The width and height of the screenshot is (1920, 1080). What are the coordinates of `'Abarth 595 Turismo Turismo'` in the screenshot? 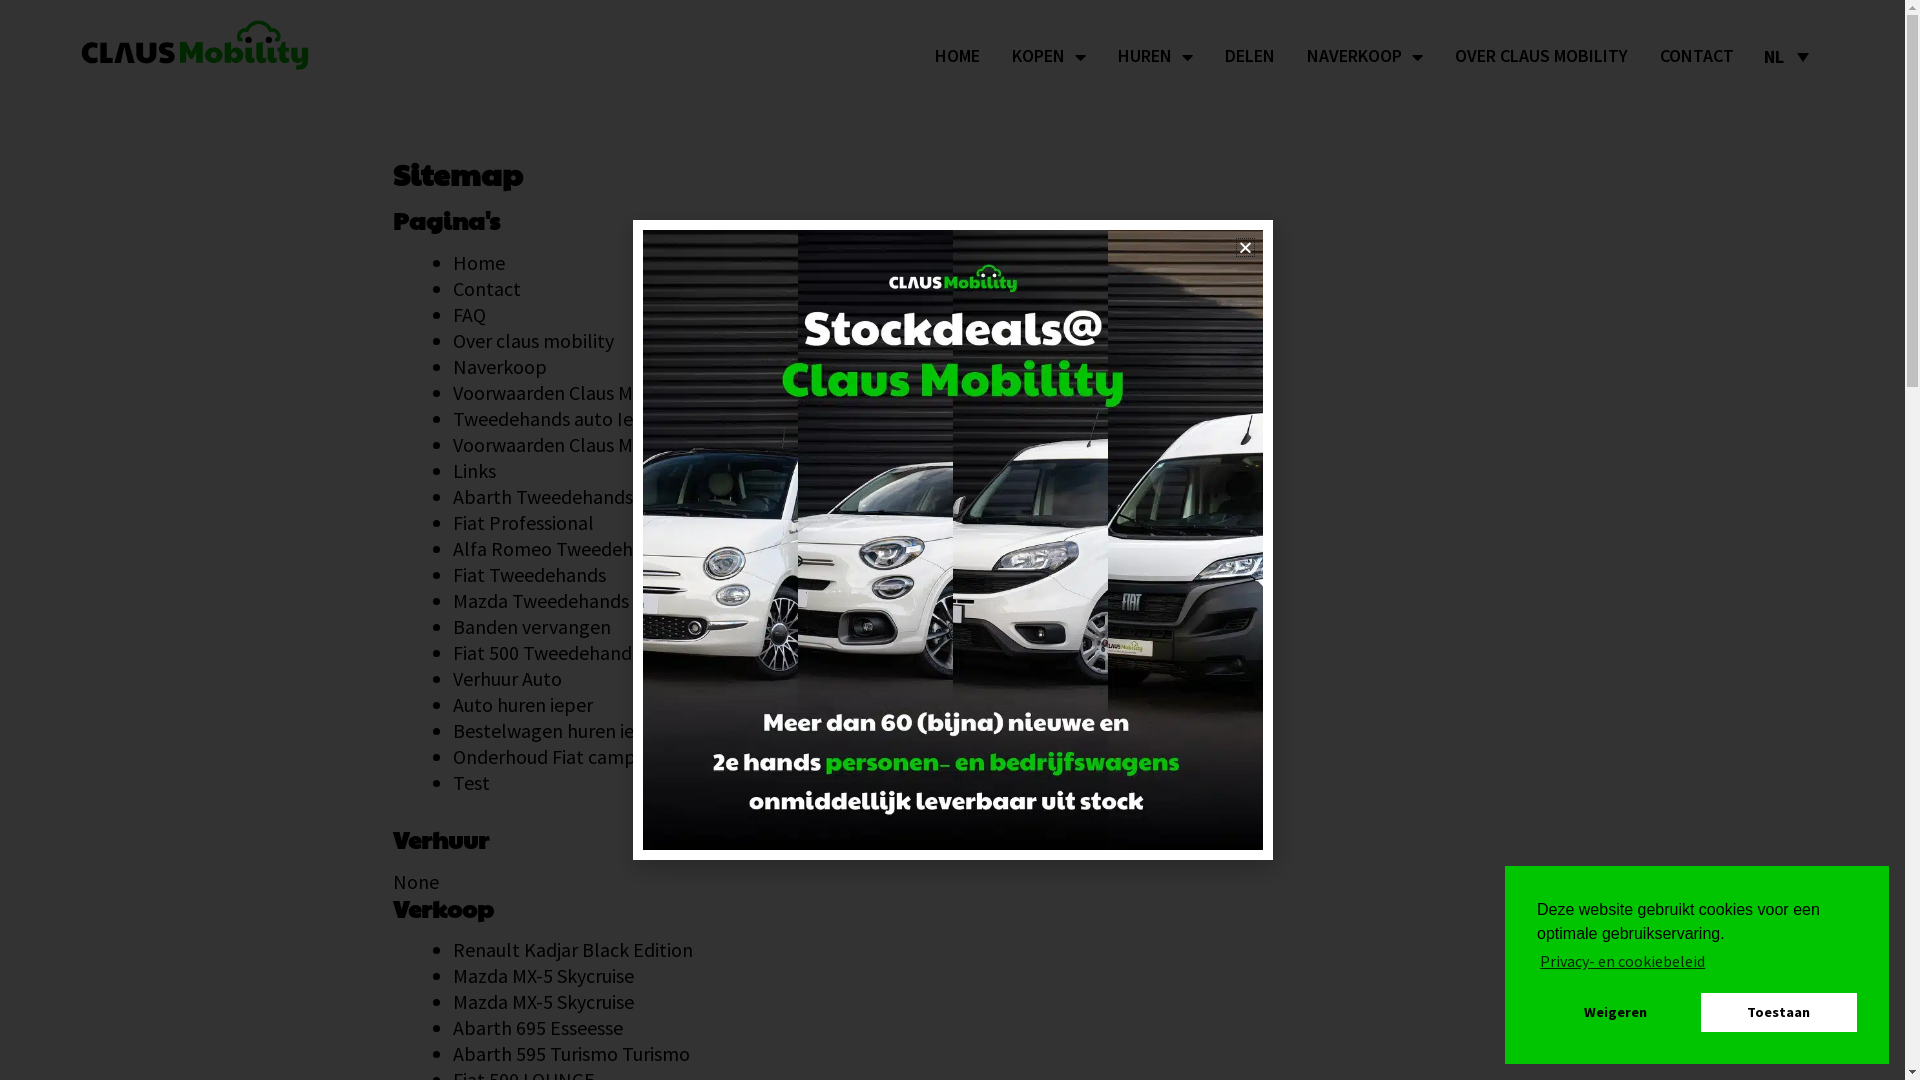 It's located at (569, 1052).